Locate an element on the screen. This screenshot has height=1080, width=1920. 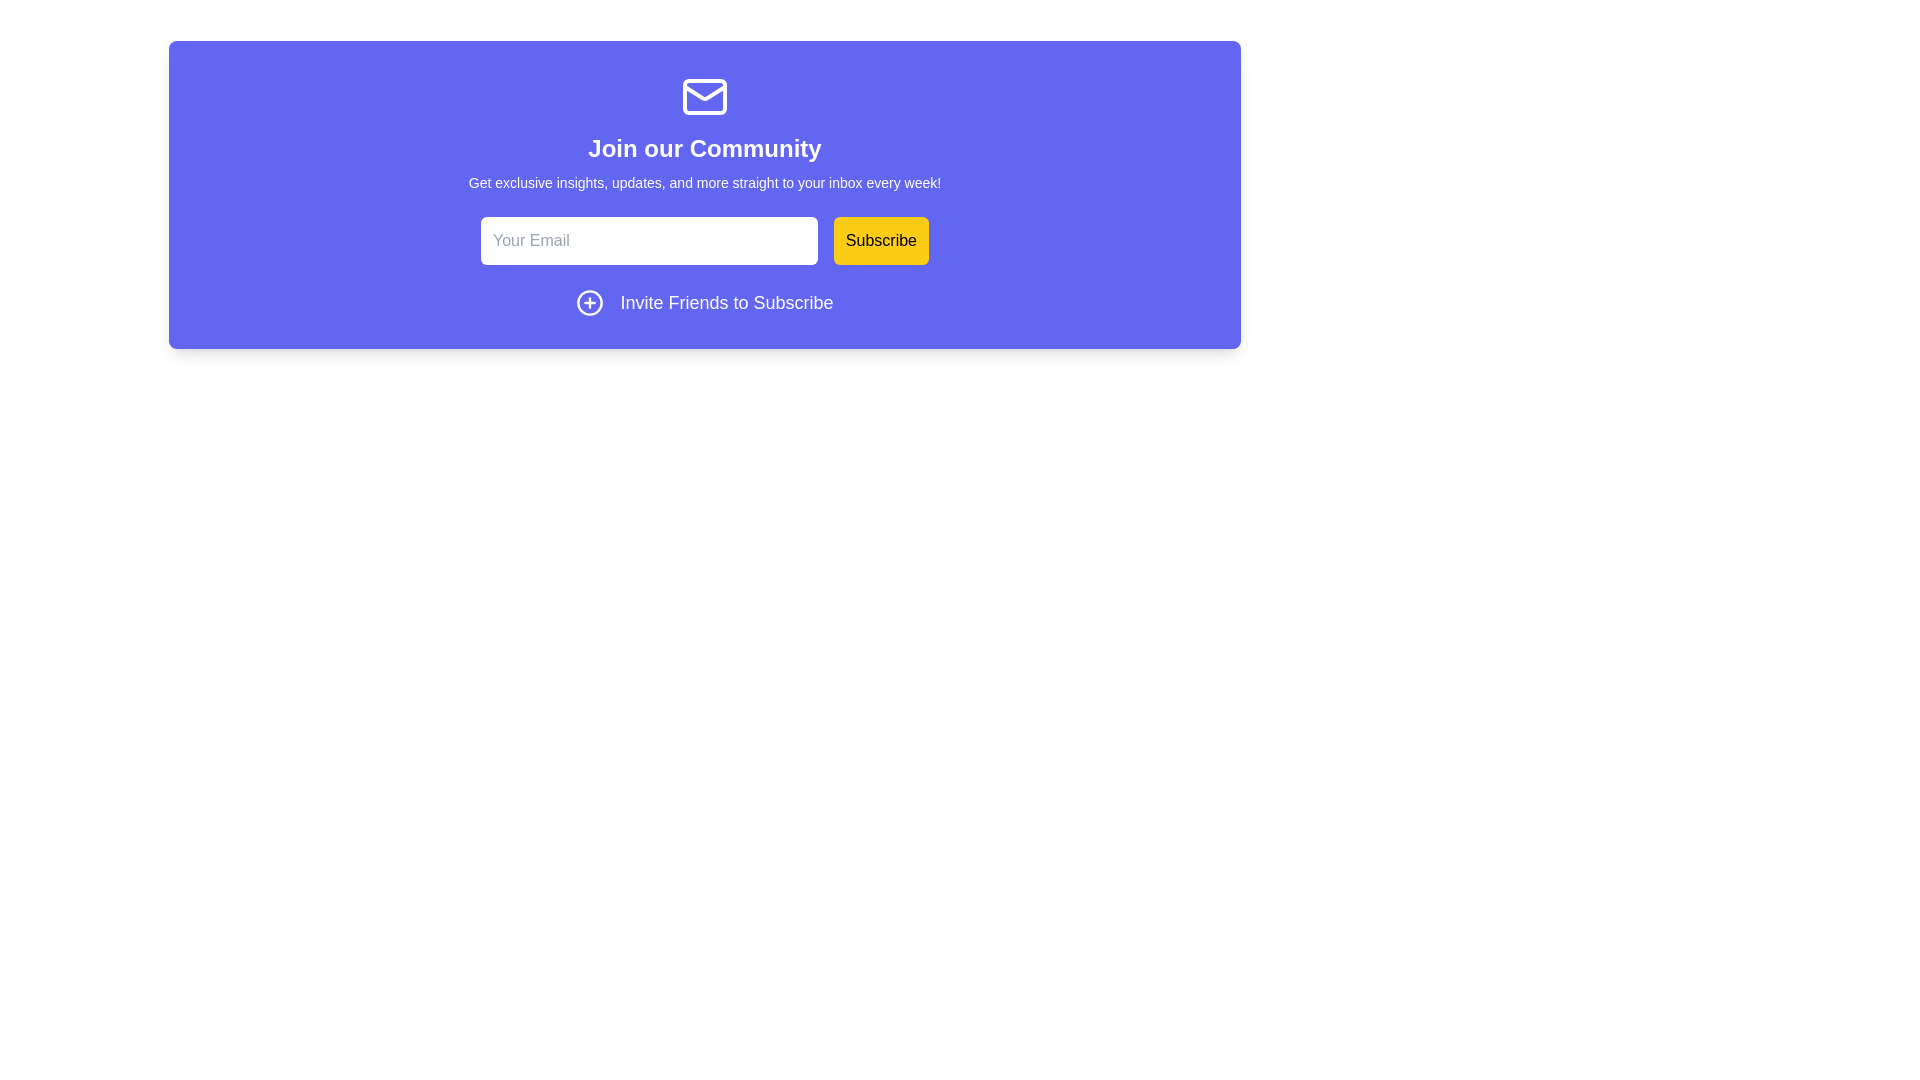
the envelope graphical element located at the top of the blue card, which represents email communication, above the 'Join our Community' text is located at coordinates (705, 96).